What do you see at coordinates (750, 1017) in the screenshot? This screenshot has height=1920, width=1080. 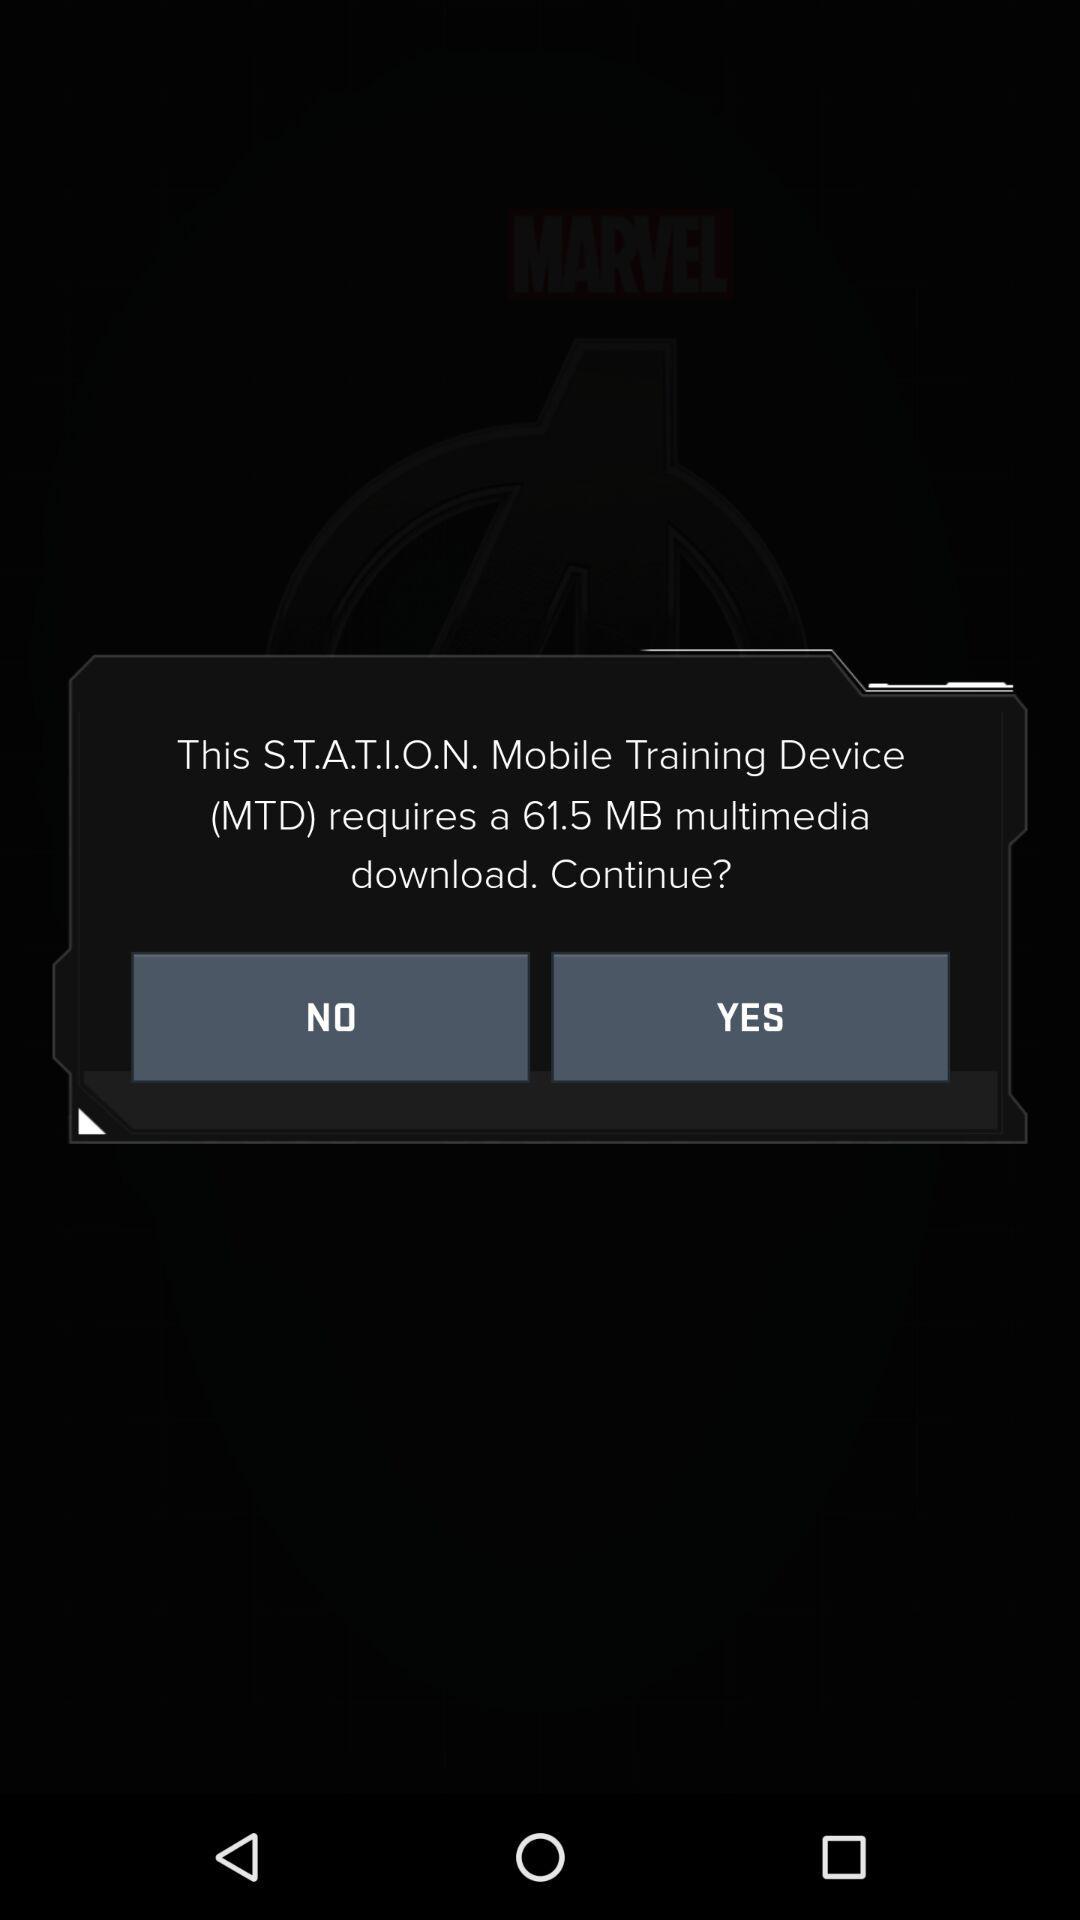 I see `icon next to no item` at bounding box center [750, 1017].